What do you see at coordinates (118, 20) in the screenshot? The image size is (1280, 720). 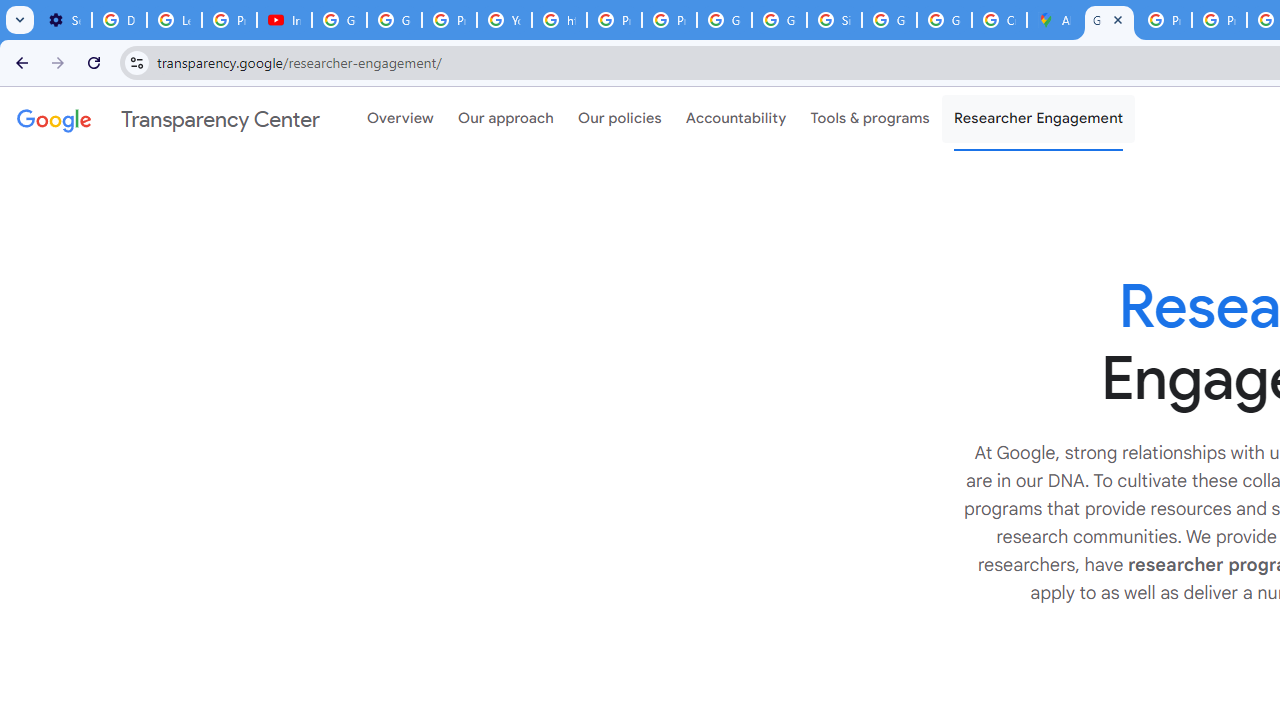 I see `'Delete photos & videos - Computer - Google Photos Help'` at bounding box center [118, 20].